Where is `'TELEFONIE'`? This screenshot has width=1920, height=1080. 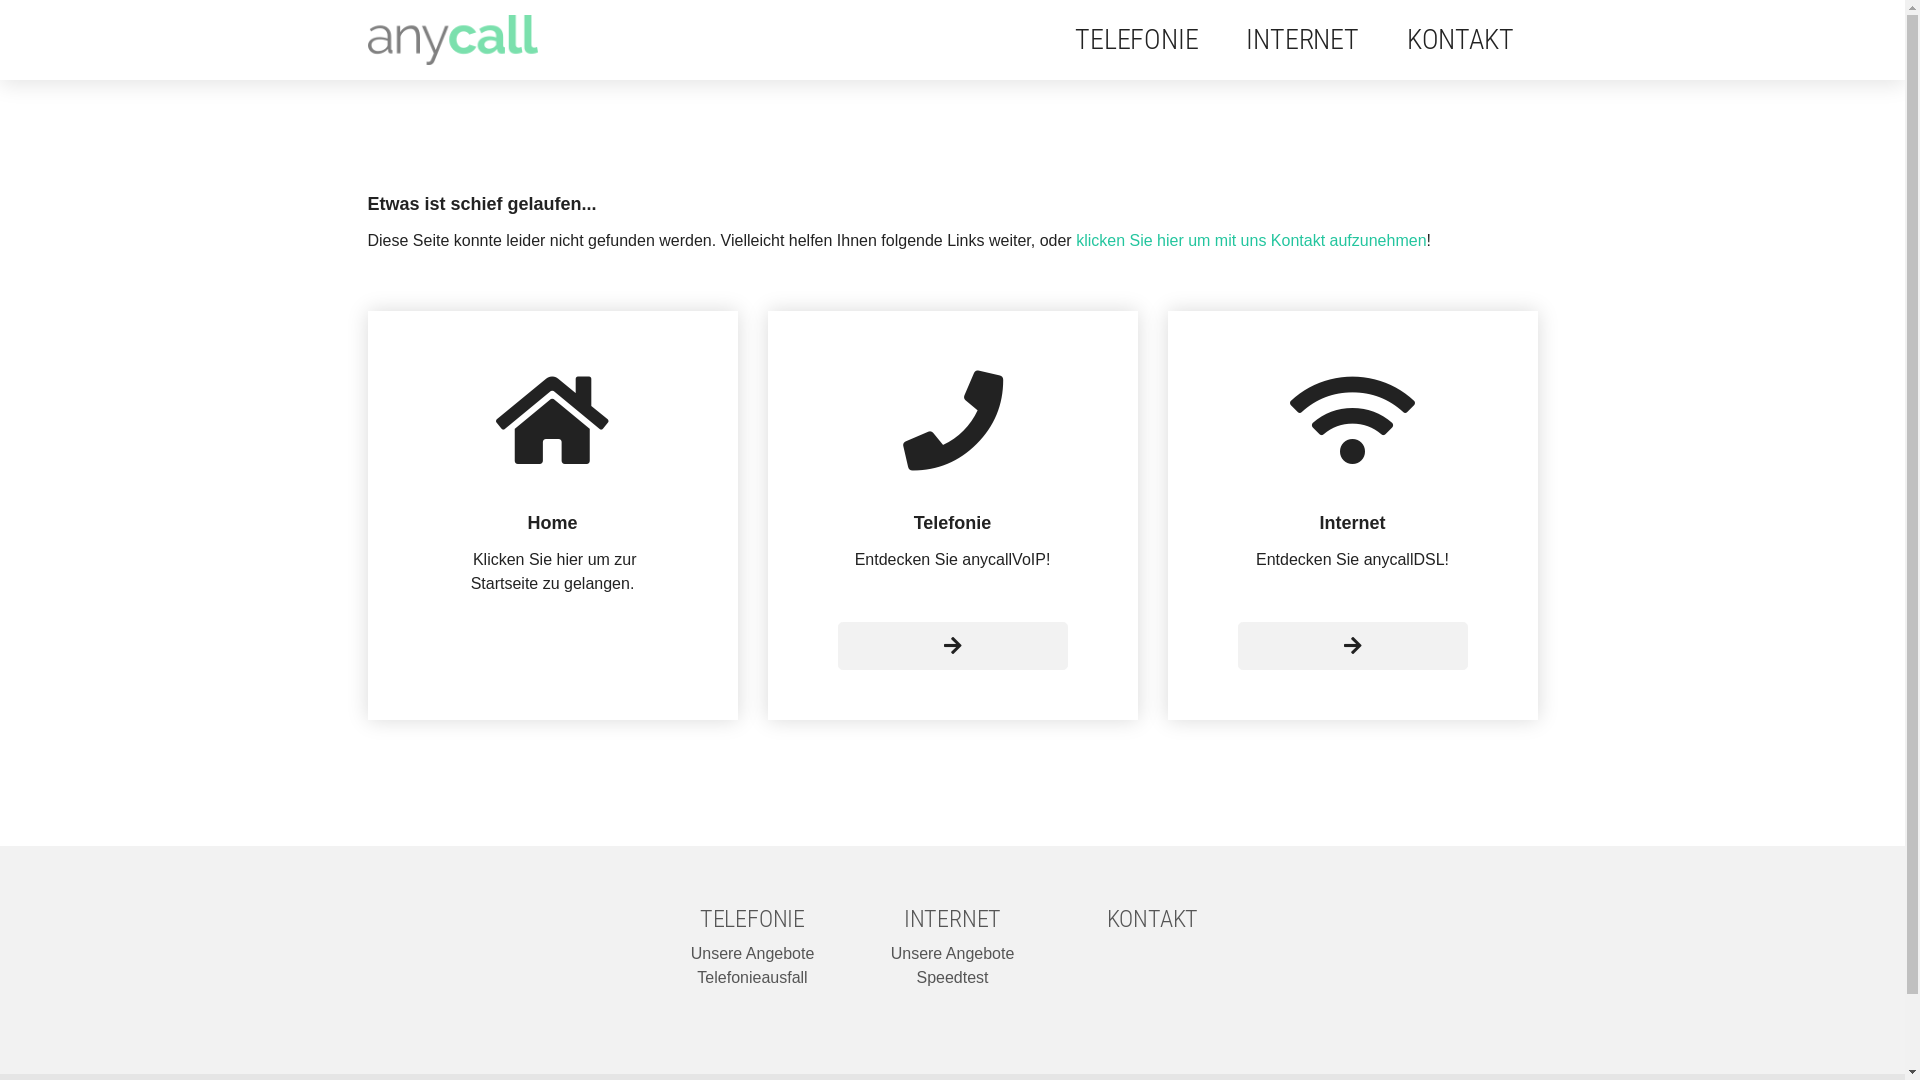 'TELEFONIE' is located at coordinates (1136, 39).